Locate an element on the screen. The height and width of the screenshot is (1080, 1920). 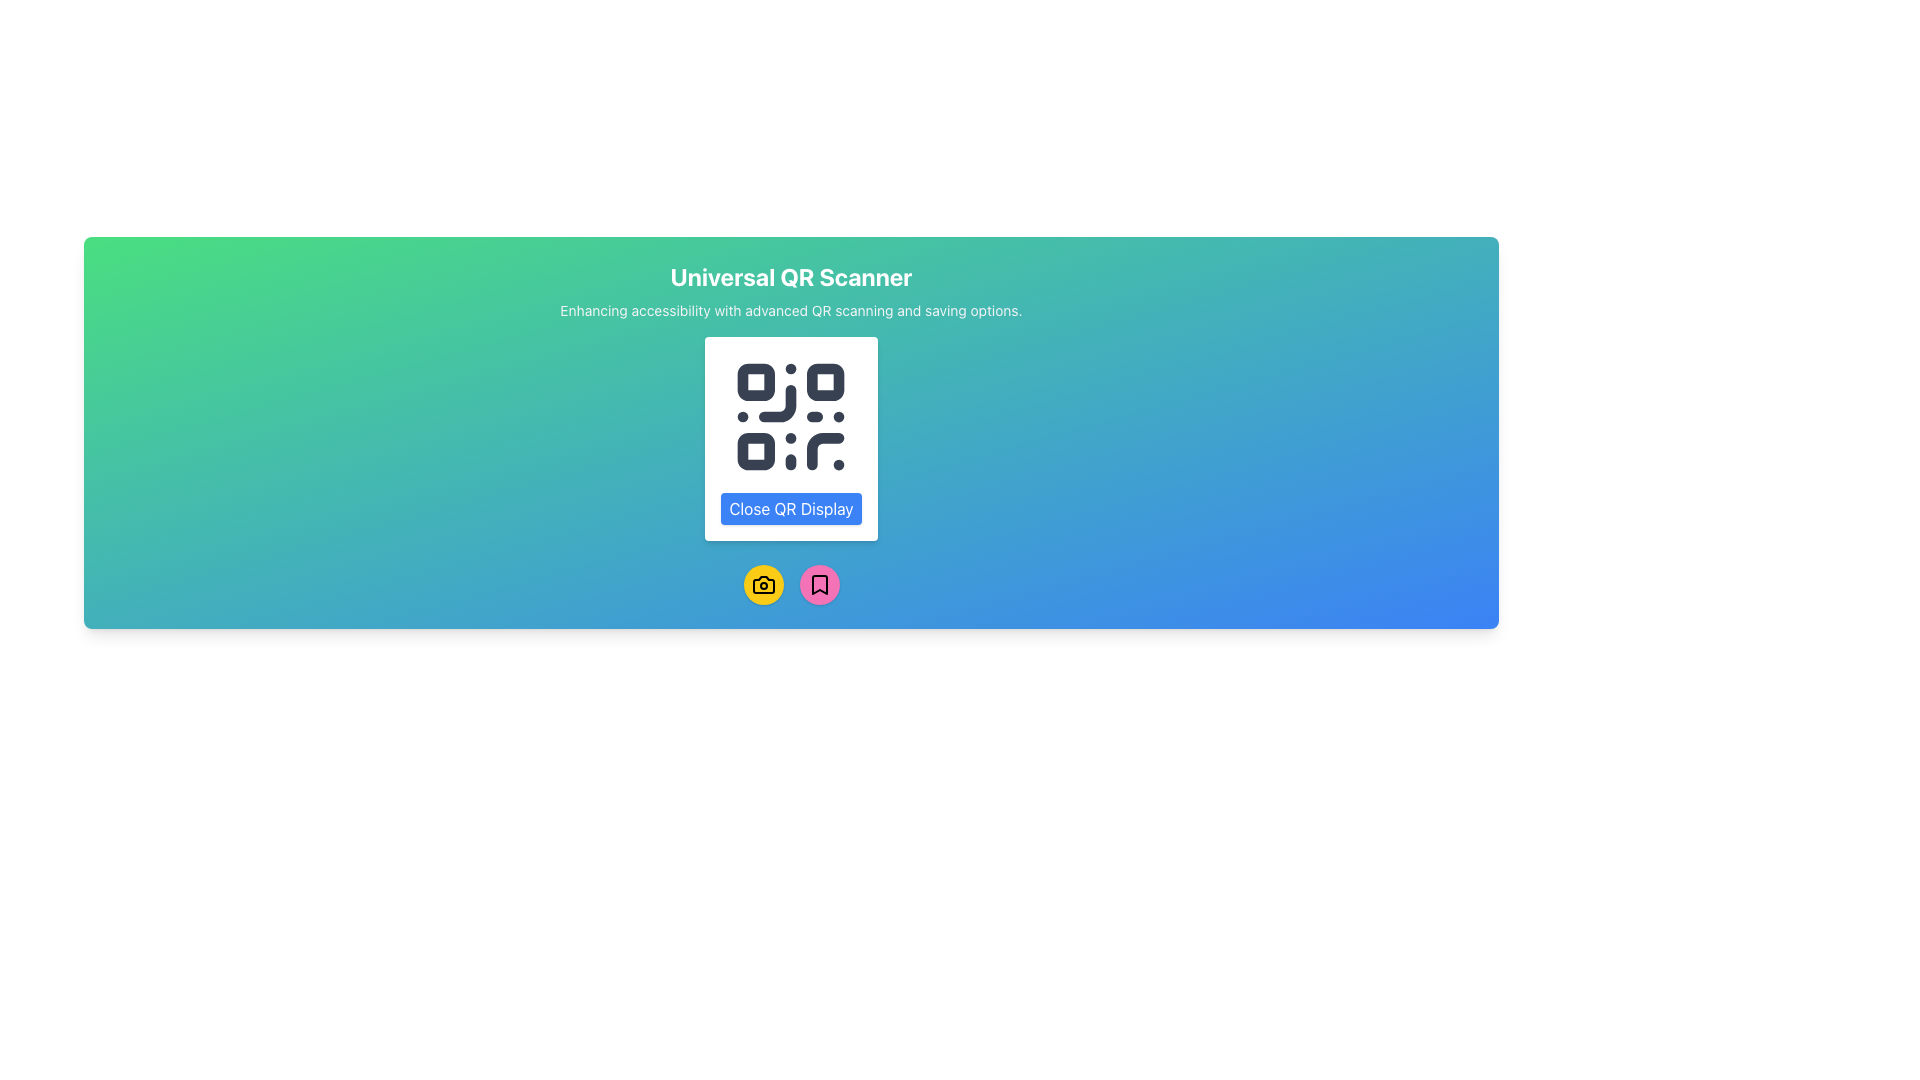
the pink bookmark icon located below the 'Close QR Display' button is located at coordinates (819, 585).